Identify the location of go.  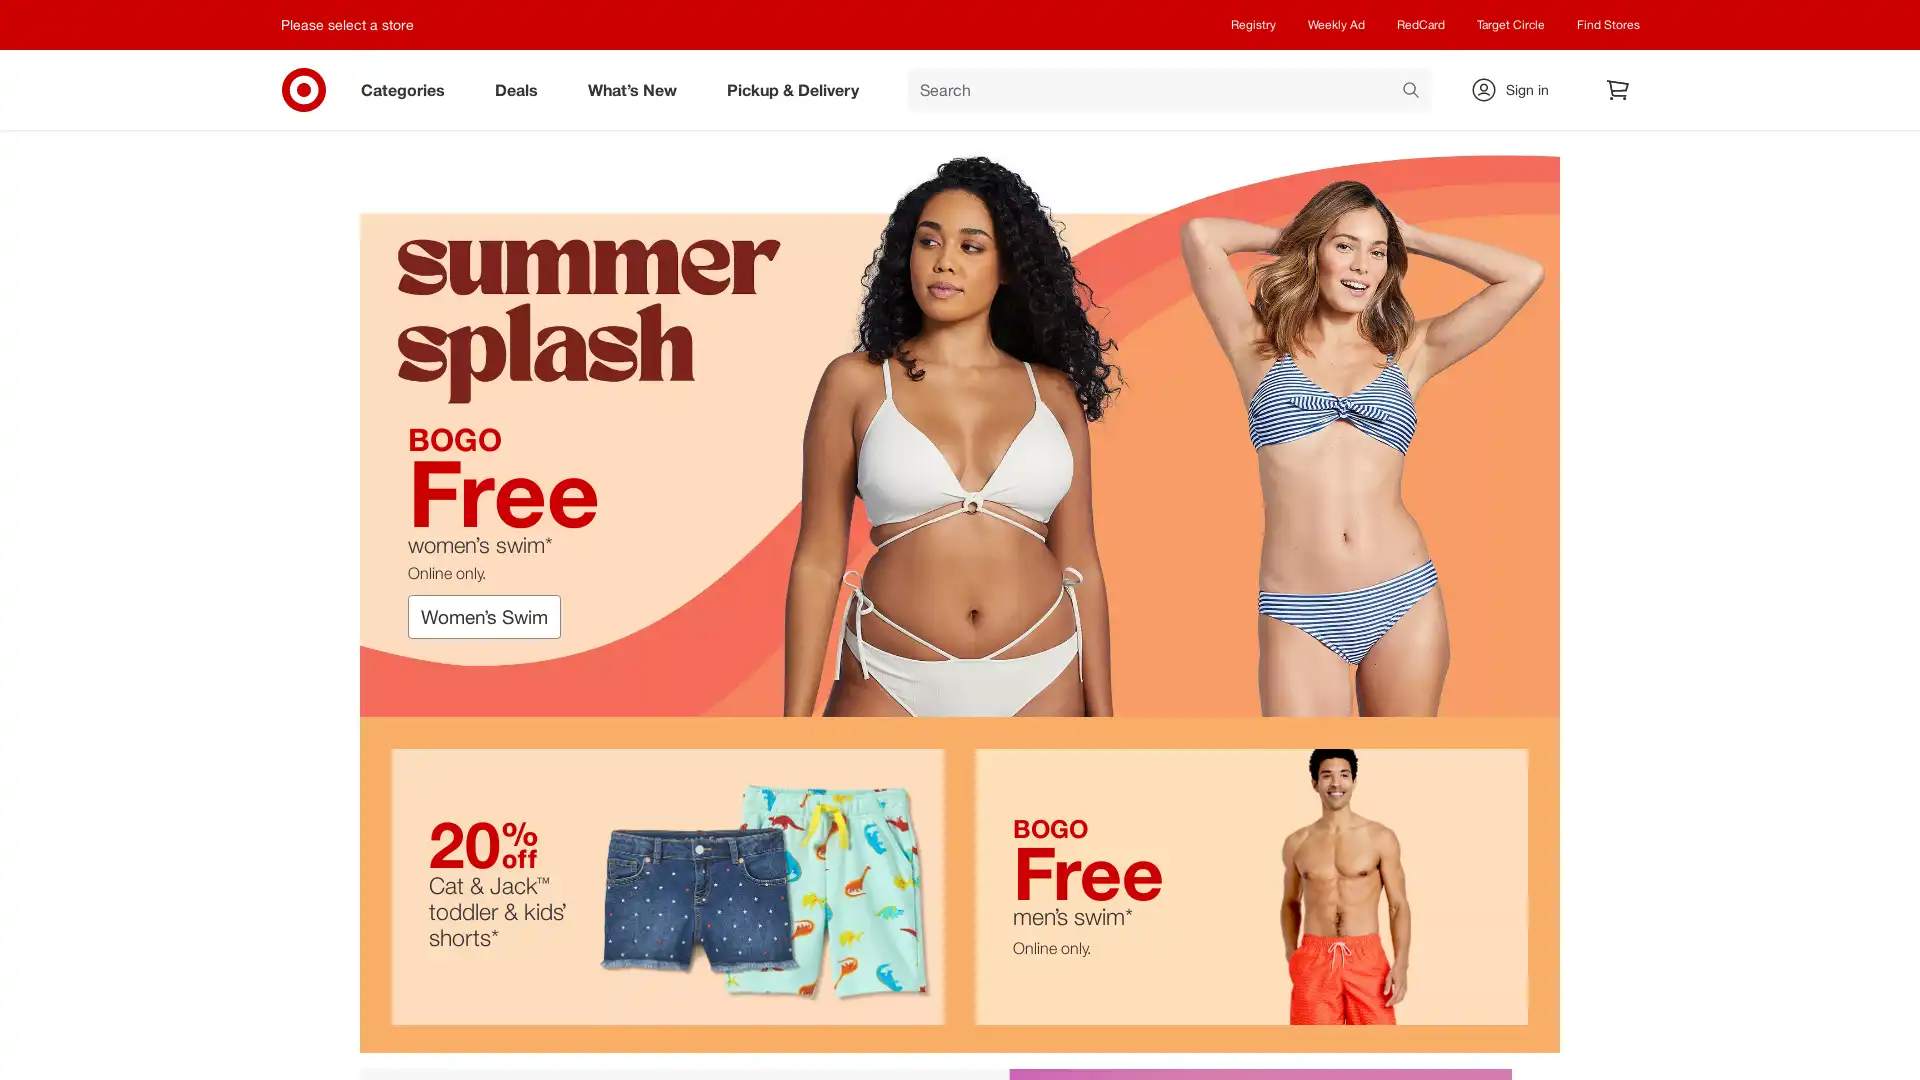
(1410, 92).